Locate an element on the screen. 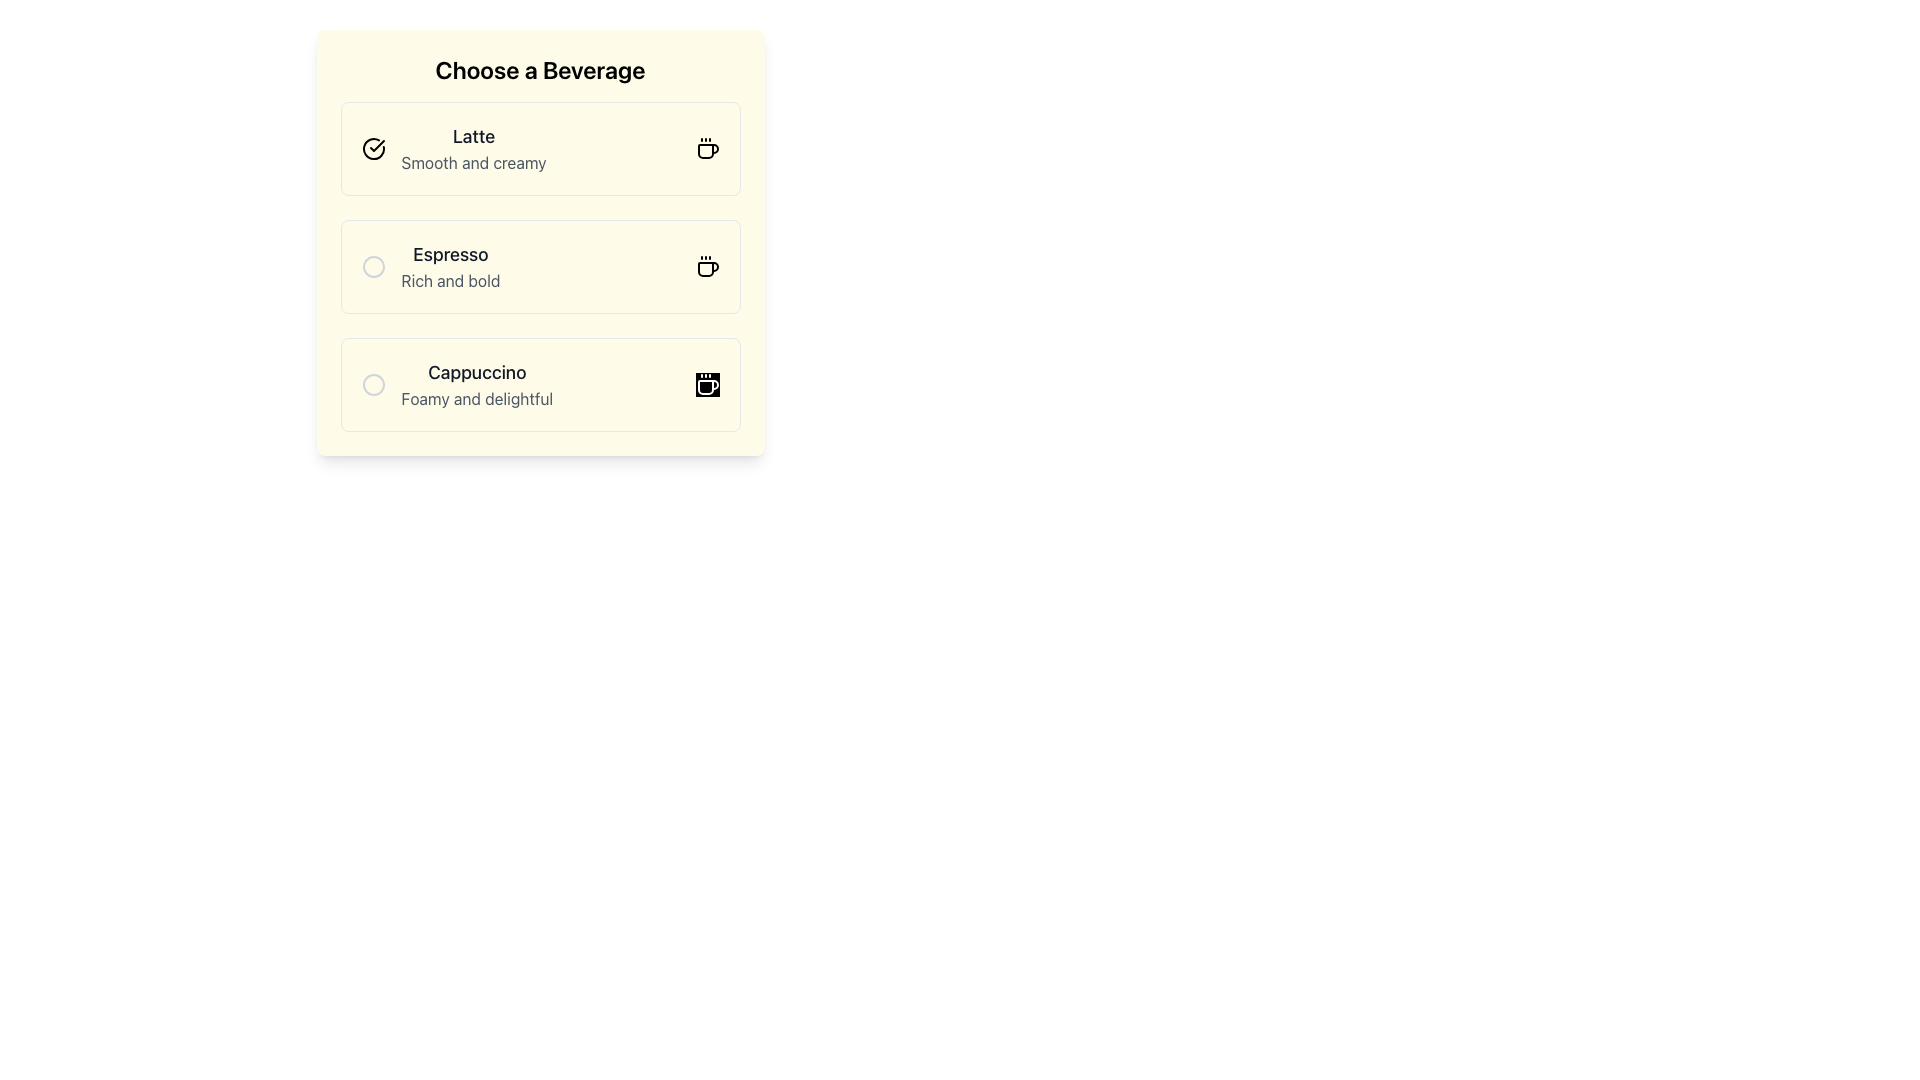 The image size is (1920, 1080). the selectable list item for 'Espresso' located between 'Latte' and 'Cappuccino' is located at coordinates (540, 265).